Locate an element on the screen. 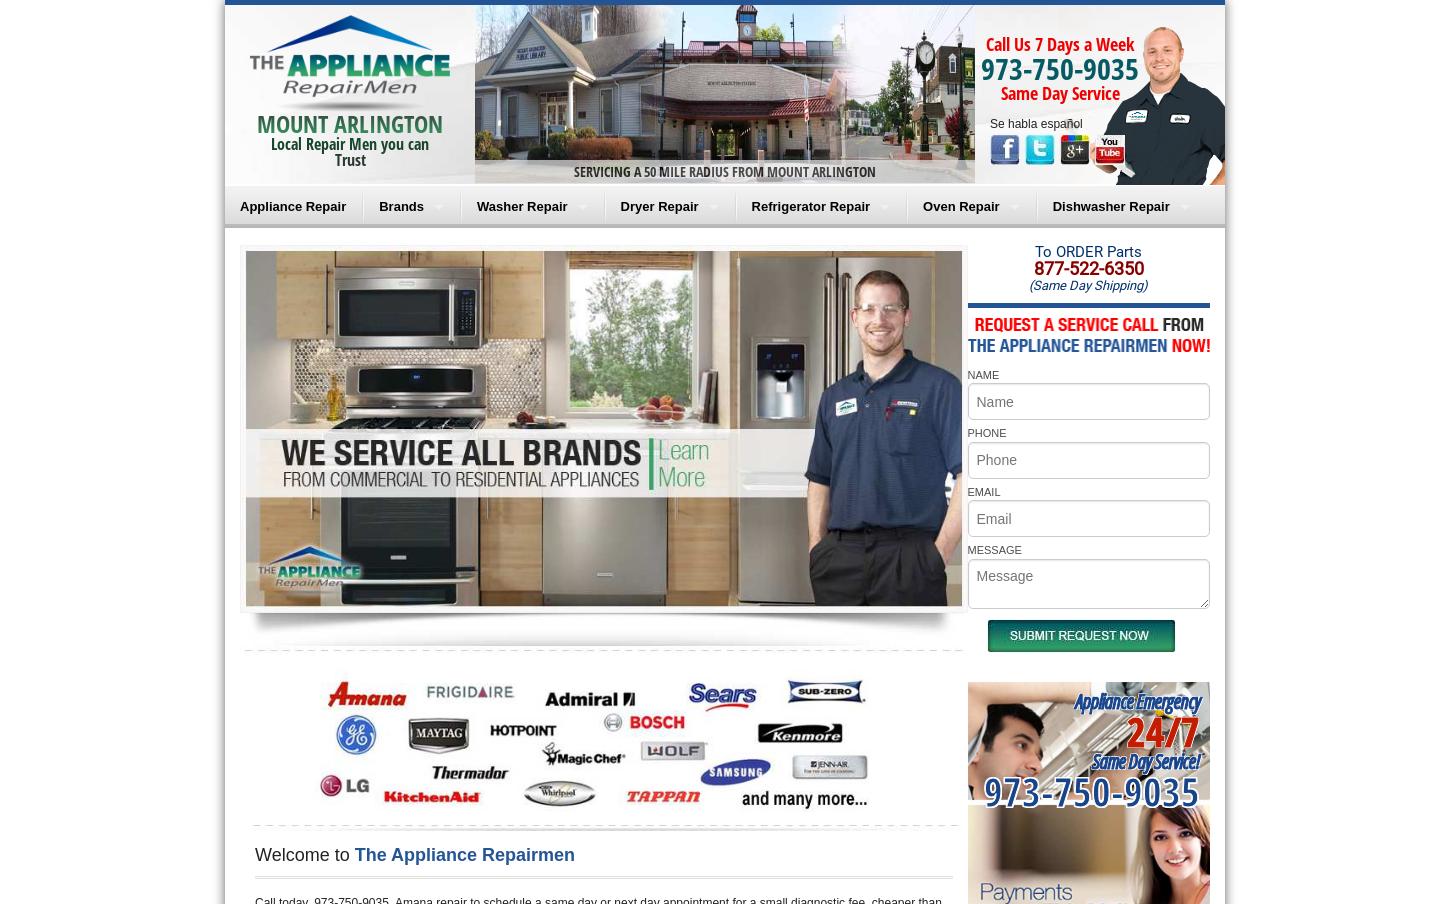 The height and width of the screenshot is (904, 1450). 'Call Us 7 Days a Week' is located at coordinates (1059, 43).